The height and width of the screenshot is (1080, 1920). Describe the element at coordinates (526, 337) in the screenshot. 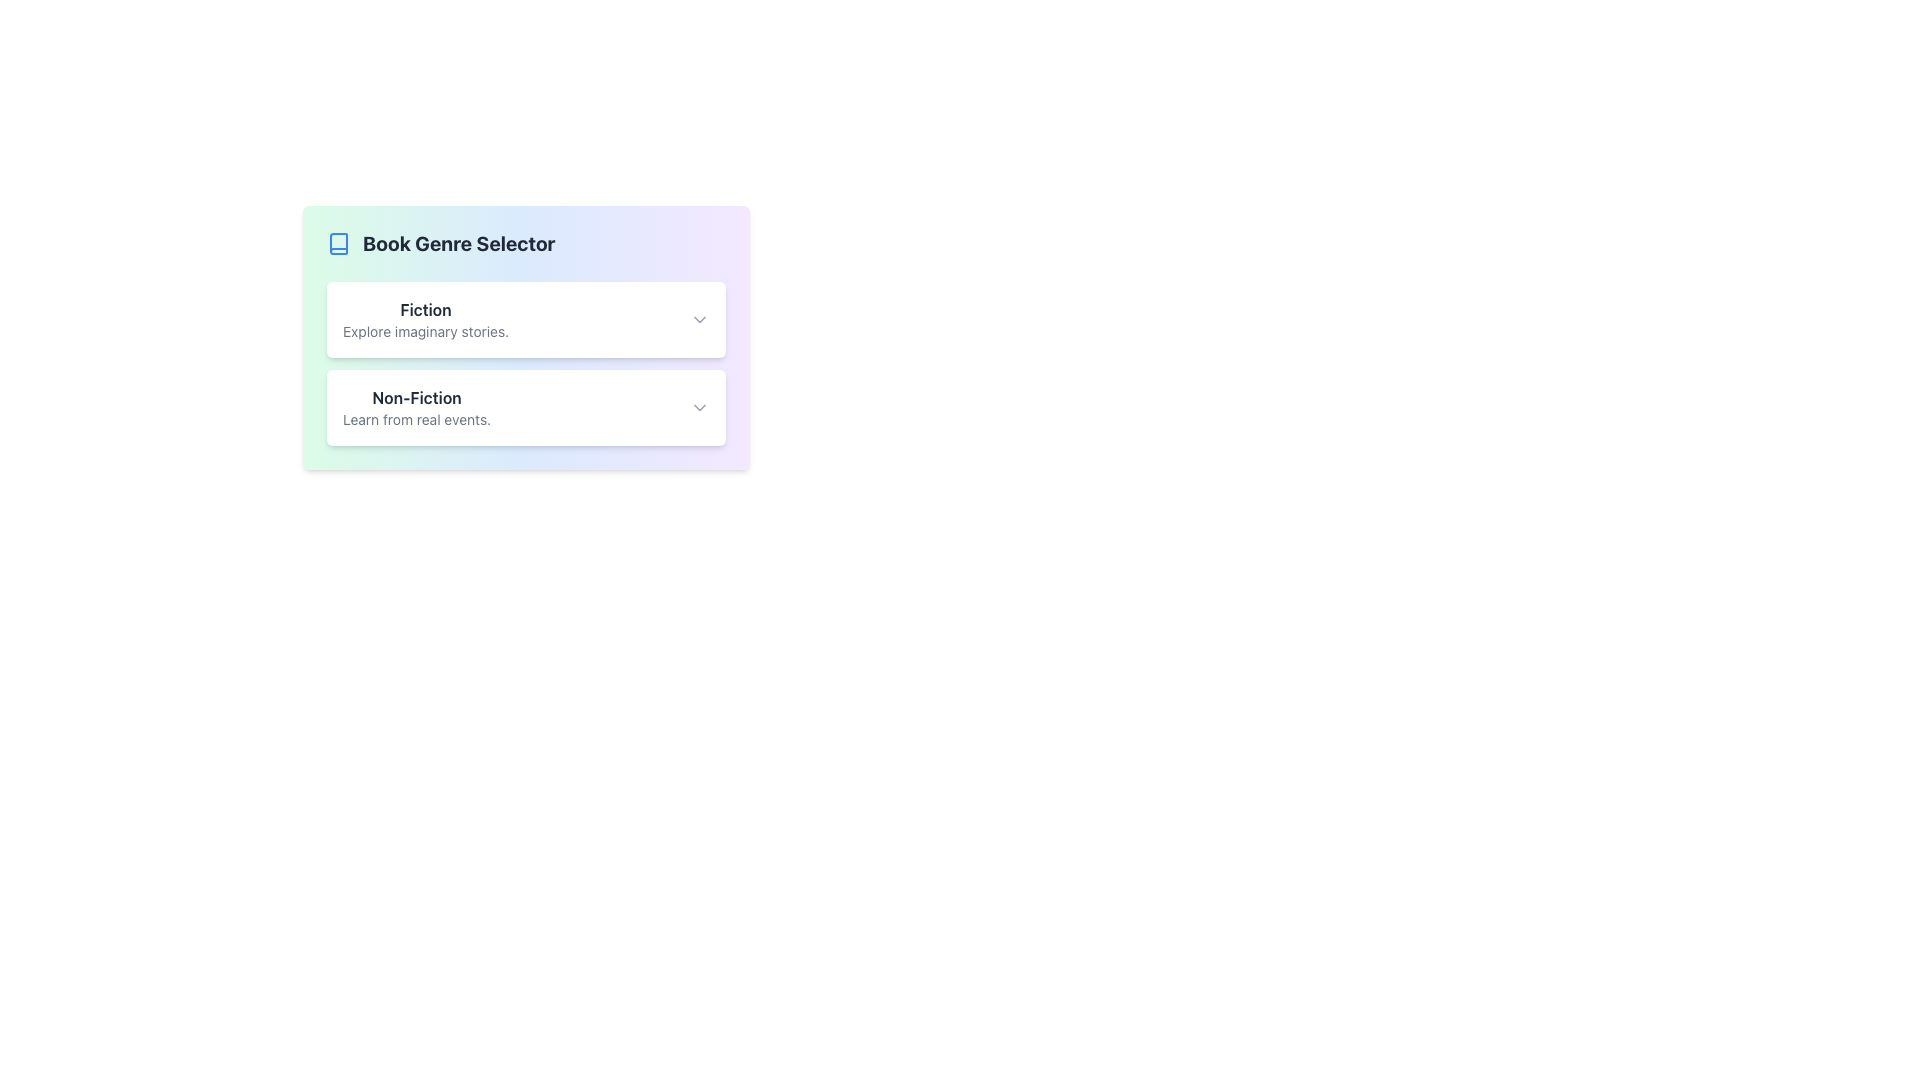

I see `the 'Fiction' and 'Non-Fiction' options in the 'Book Genre Selector' component` at that location.